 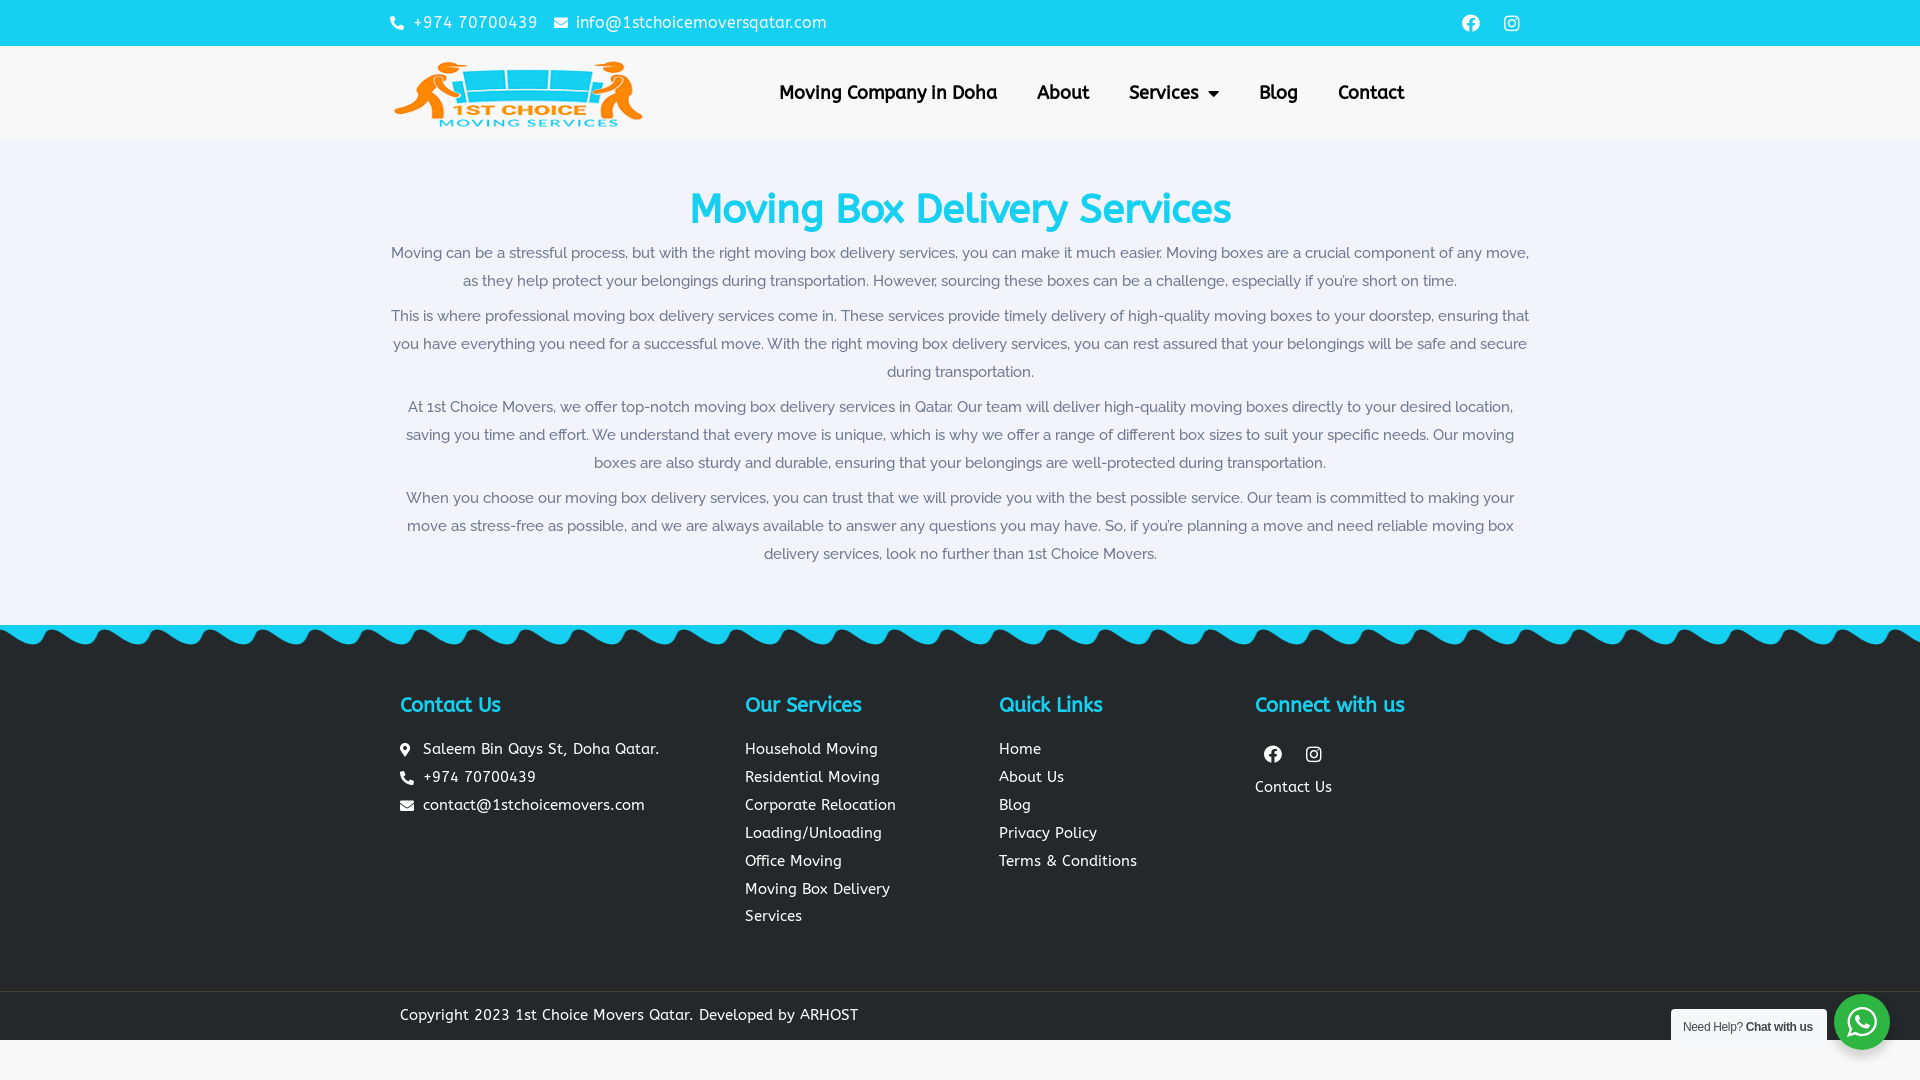 I want to click on 'contact@1stchoicemovers.com', so click(x=532, y=805).